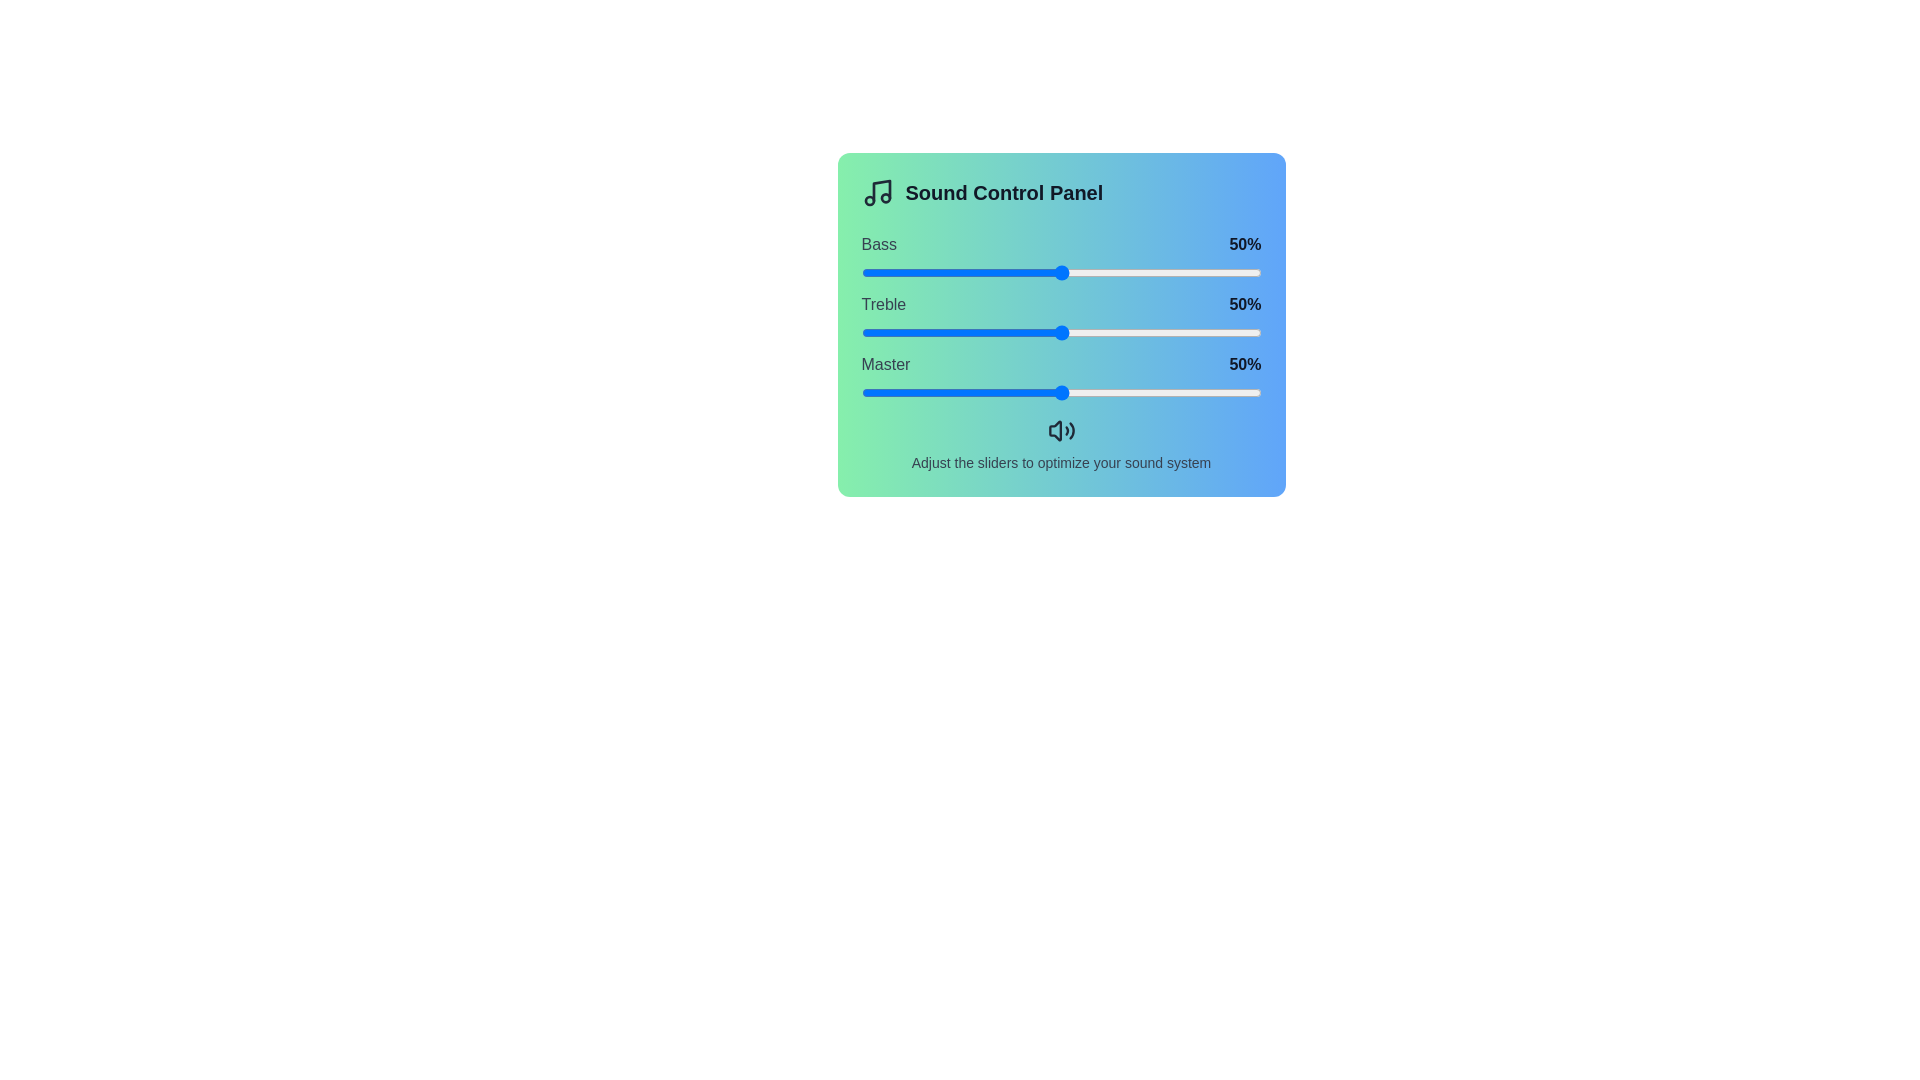 The width and height of the screenshot is (1920, 1080). Describe the element at coordinates (1100, 273) in the screenshot. I see `the Bass slider to 60%` at that location.